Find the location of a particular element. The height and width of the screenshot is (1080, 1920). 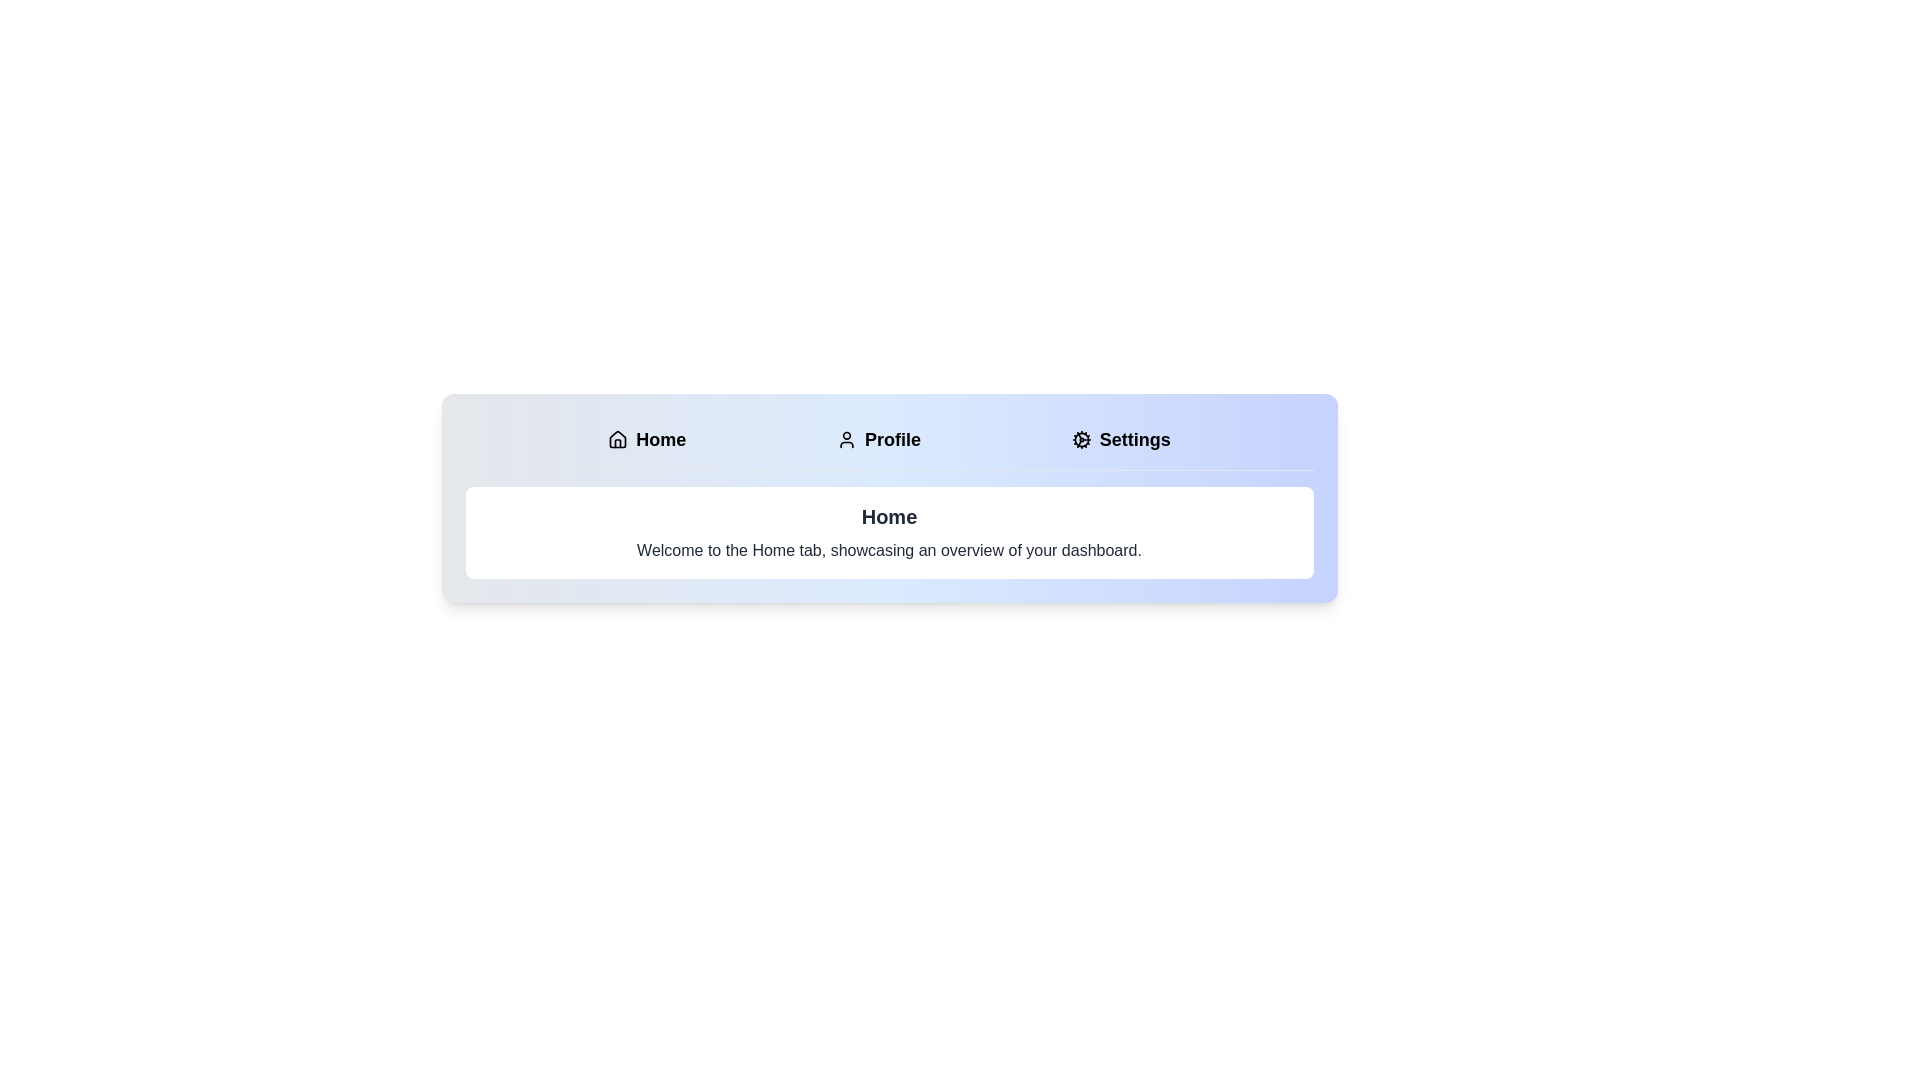

the cogwheel icon located at the left end of the 'Settings' tab is located at coordinates (1080, 438).